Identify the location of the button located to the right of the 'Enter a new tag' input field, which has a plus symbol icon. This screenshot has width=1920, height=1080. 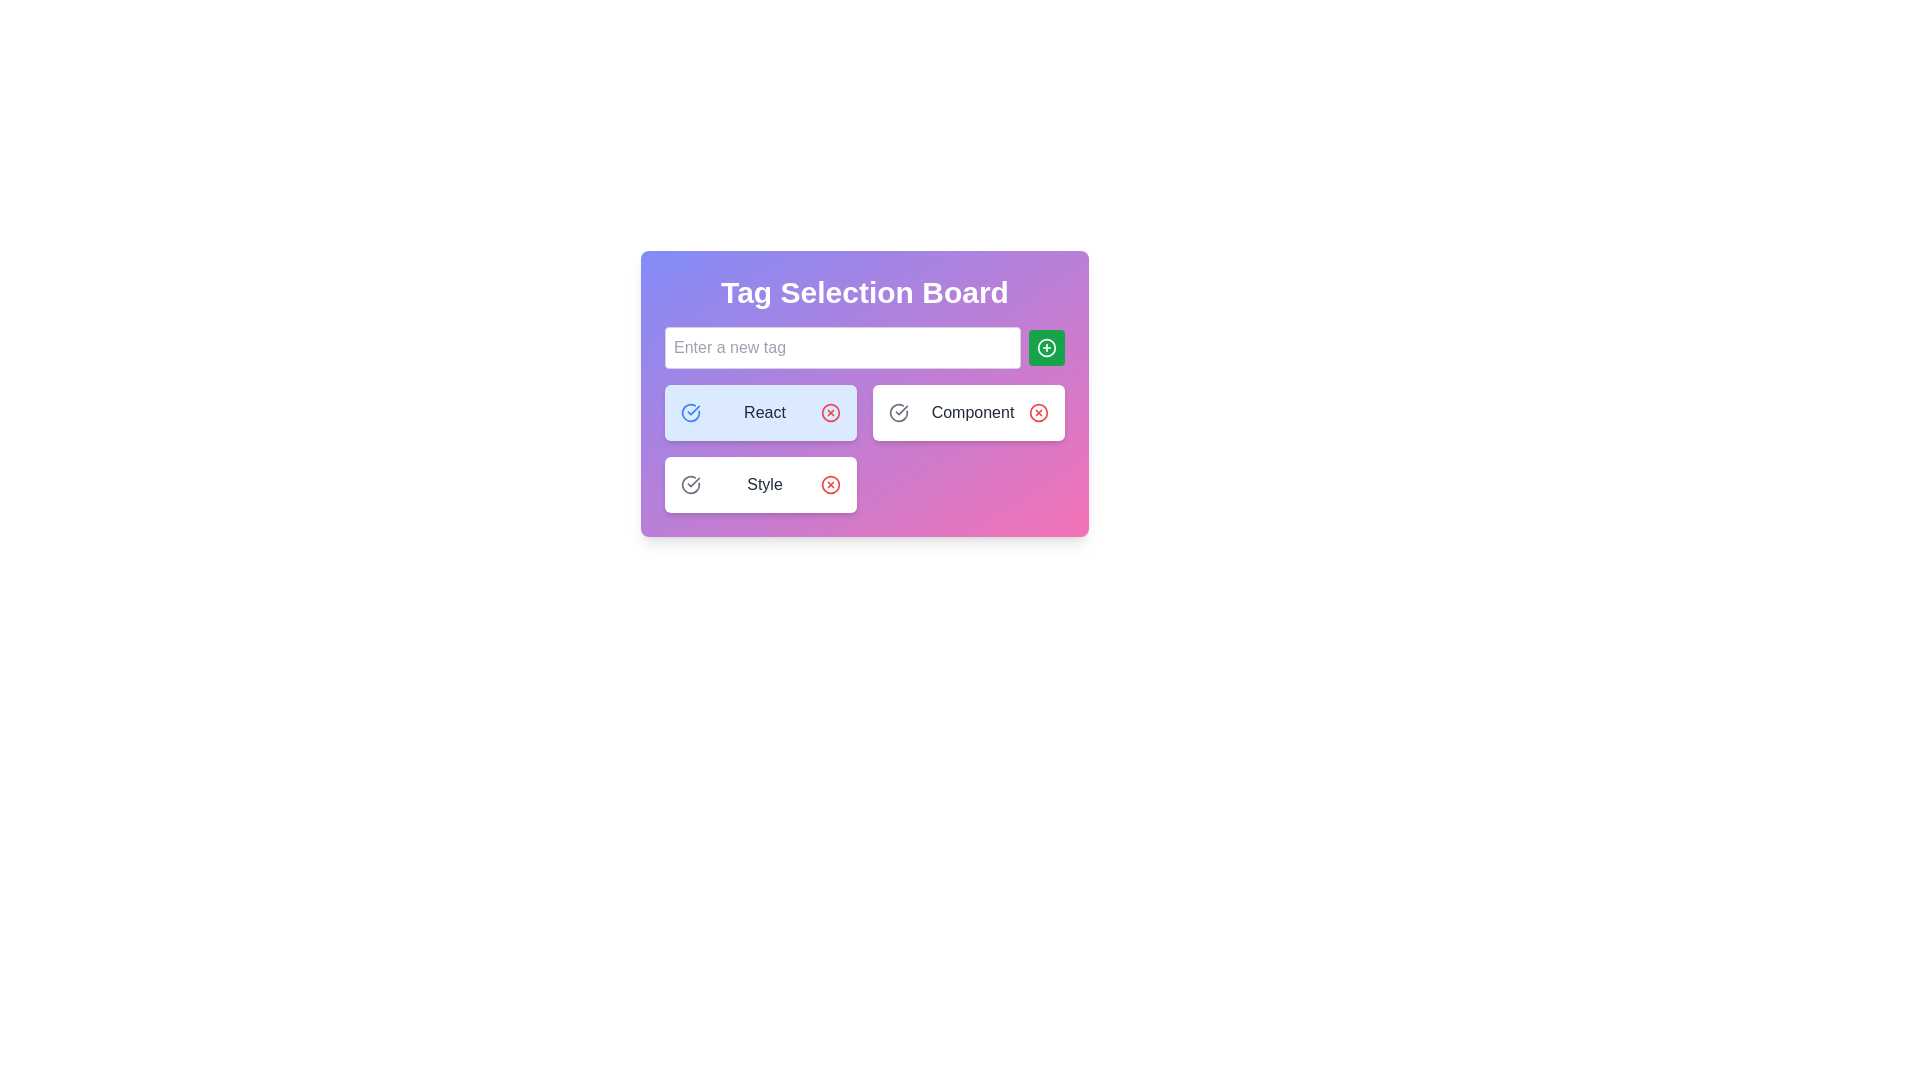
(1045, 346).